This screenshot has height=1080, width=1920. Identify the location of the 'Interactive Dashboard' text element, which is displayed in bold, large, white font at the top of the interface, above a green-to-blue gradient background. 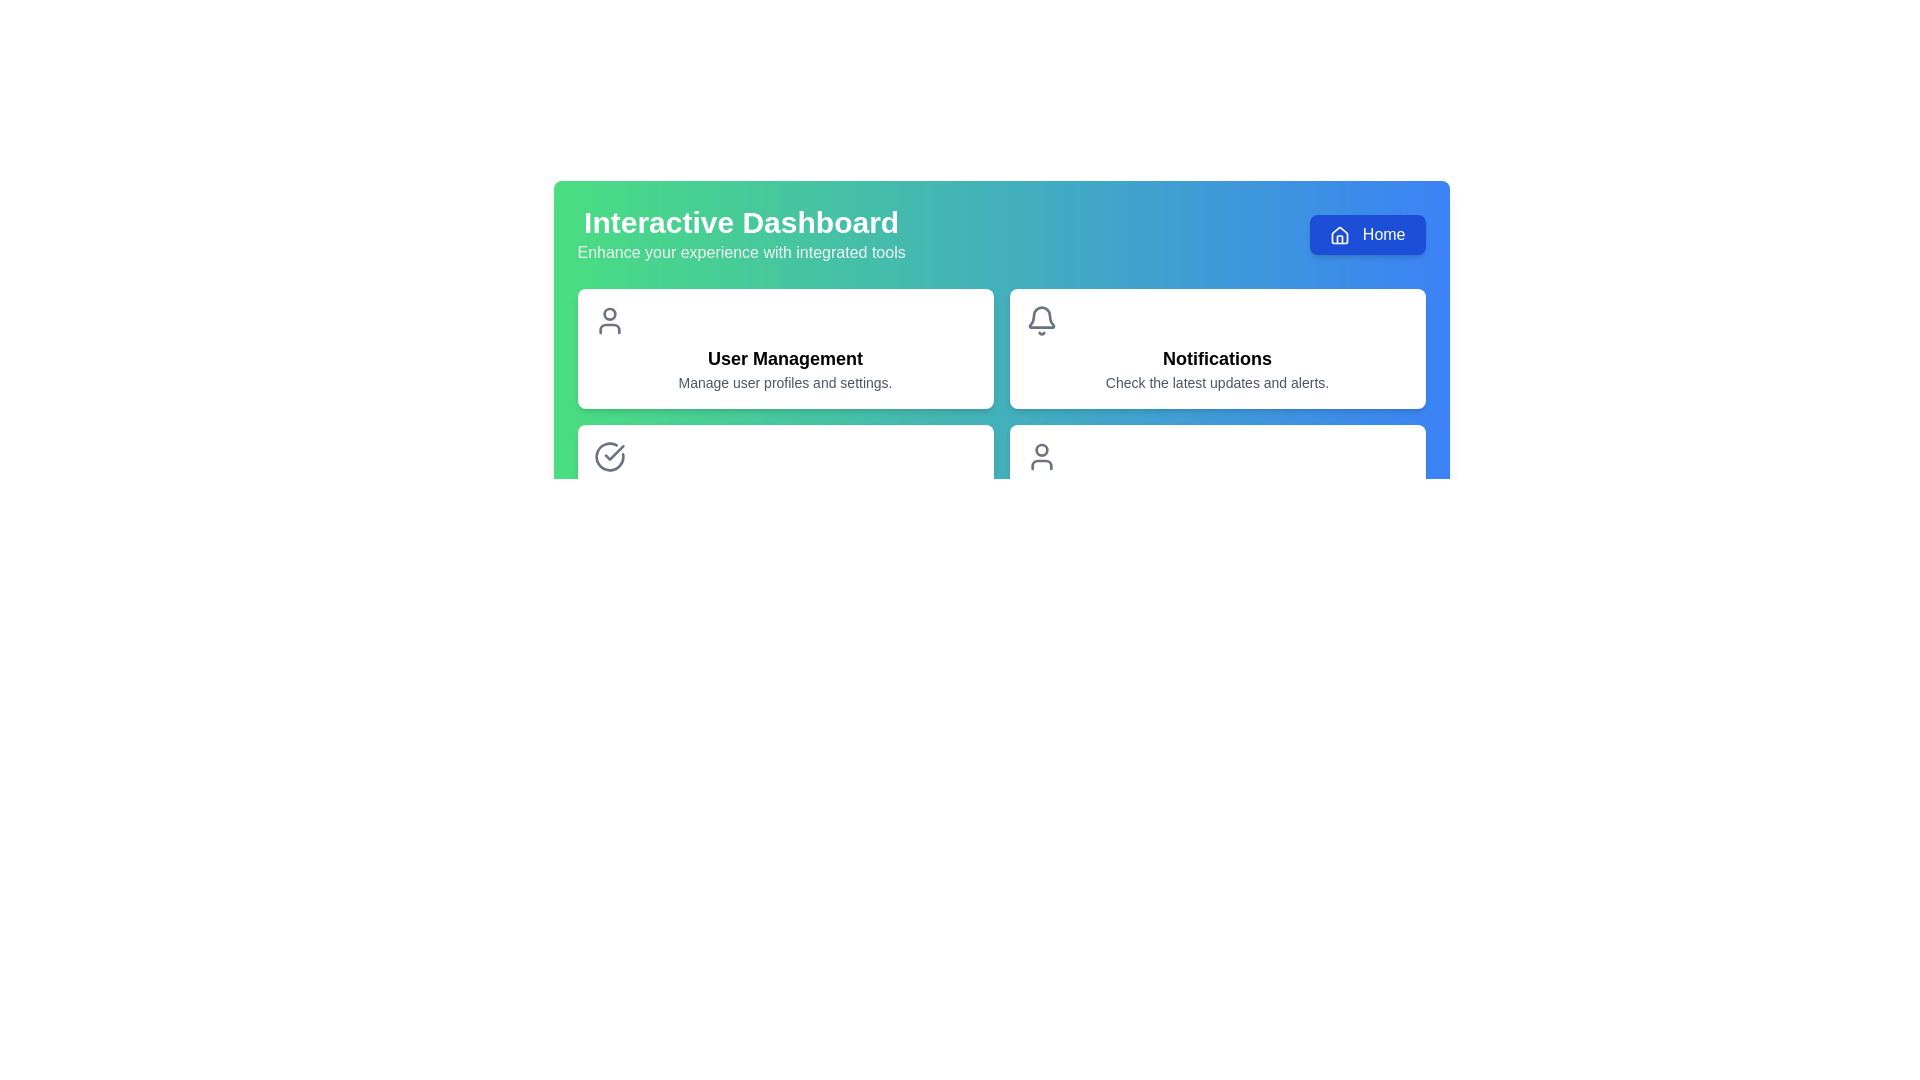
(740, 223).